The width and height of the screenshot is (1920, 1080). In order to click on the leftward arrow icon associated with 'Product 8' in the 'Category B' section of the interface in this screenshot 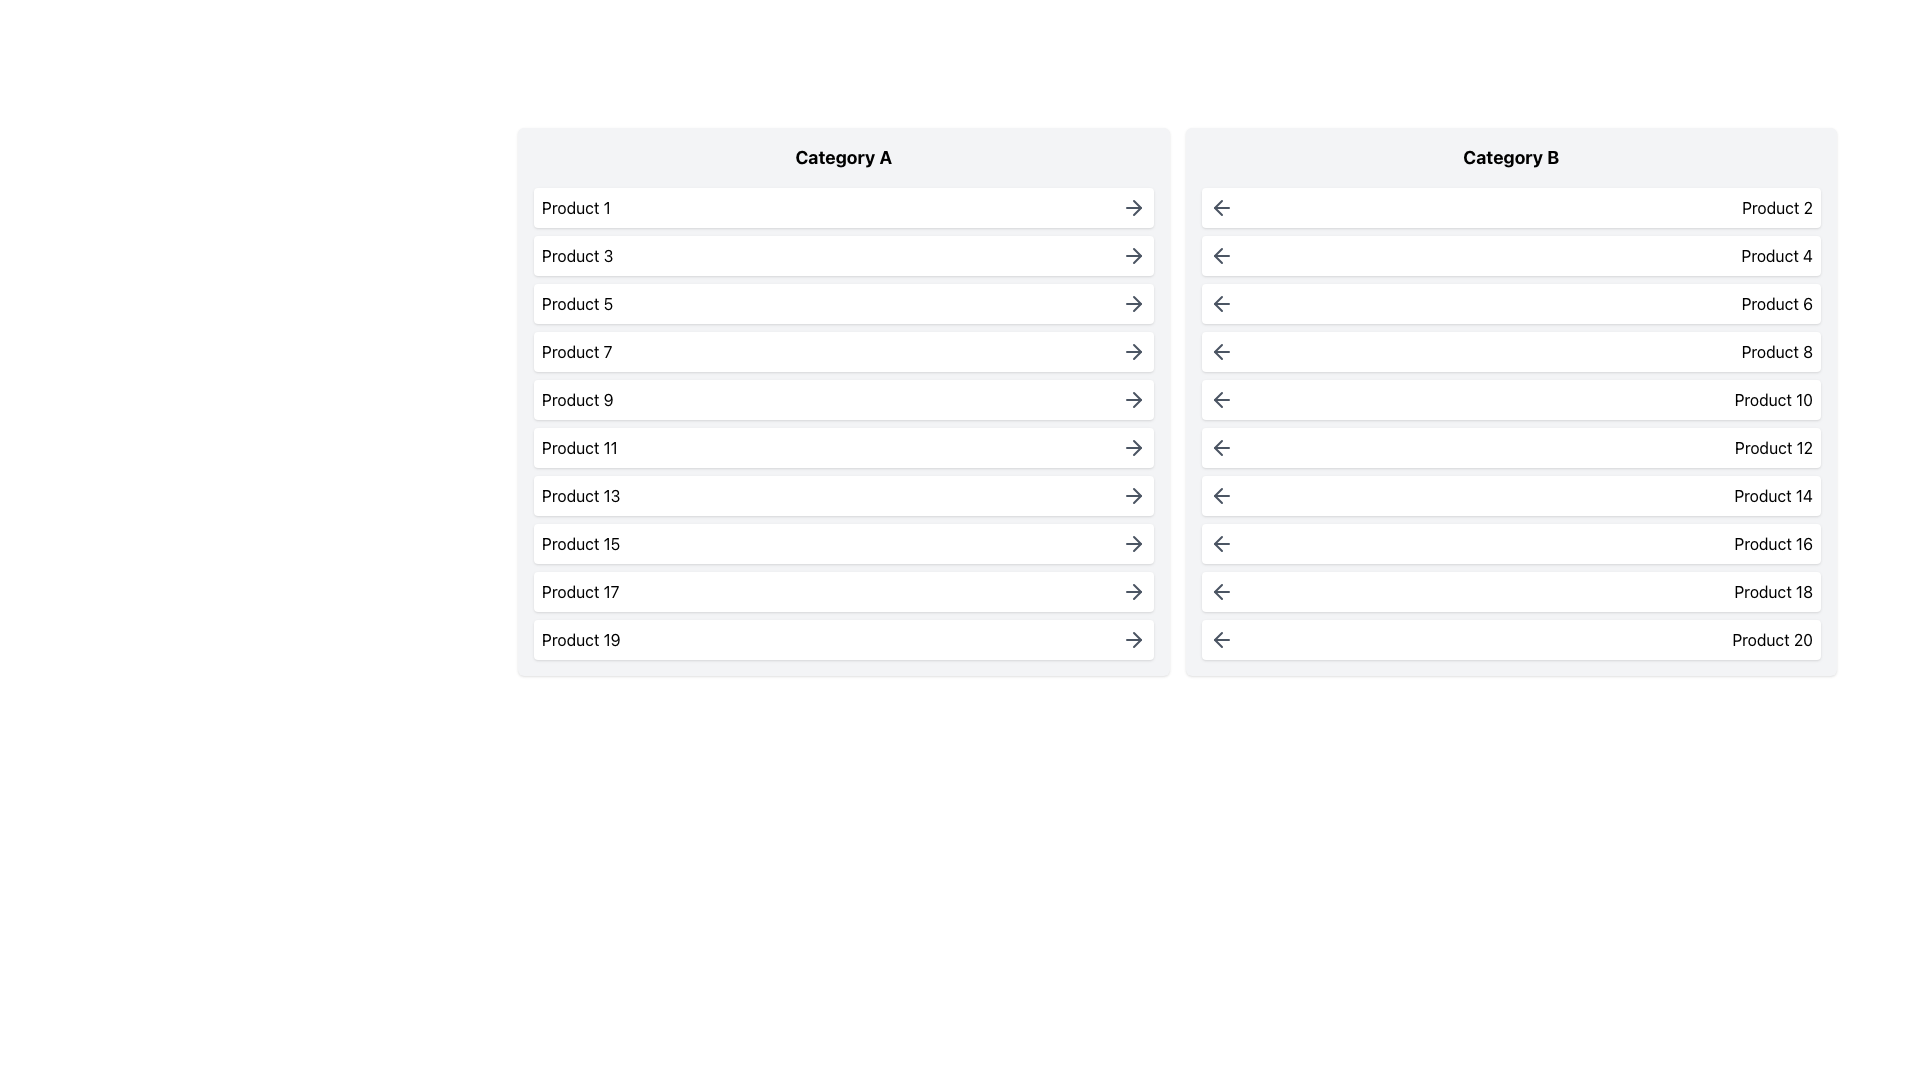, I will do `click(1217, 350)`.